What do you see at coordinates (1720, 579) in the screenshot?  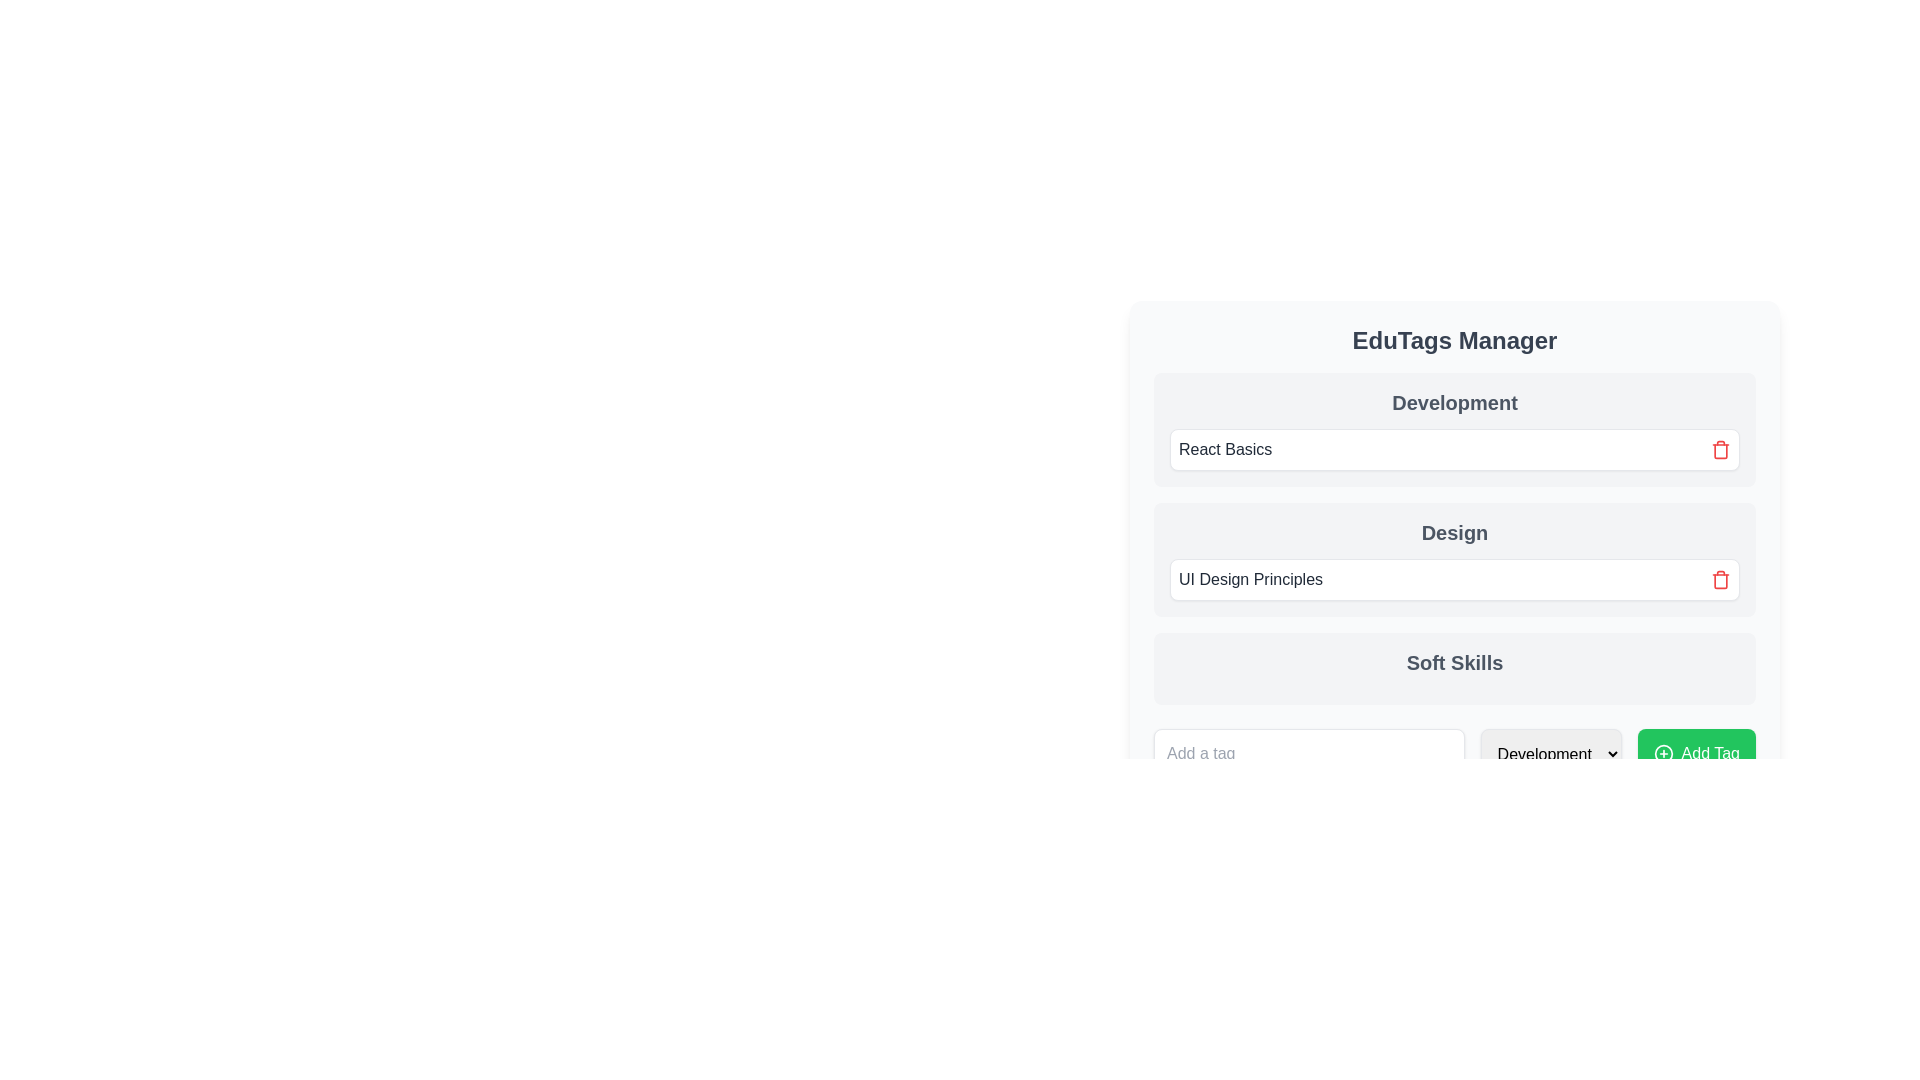 I see `the red trash bin icon button located on the far right of the 'UI Design Principles' box` at bounding box center [1720, 579].